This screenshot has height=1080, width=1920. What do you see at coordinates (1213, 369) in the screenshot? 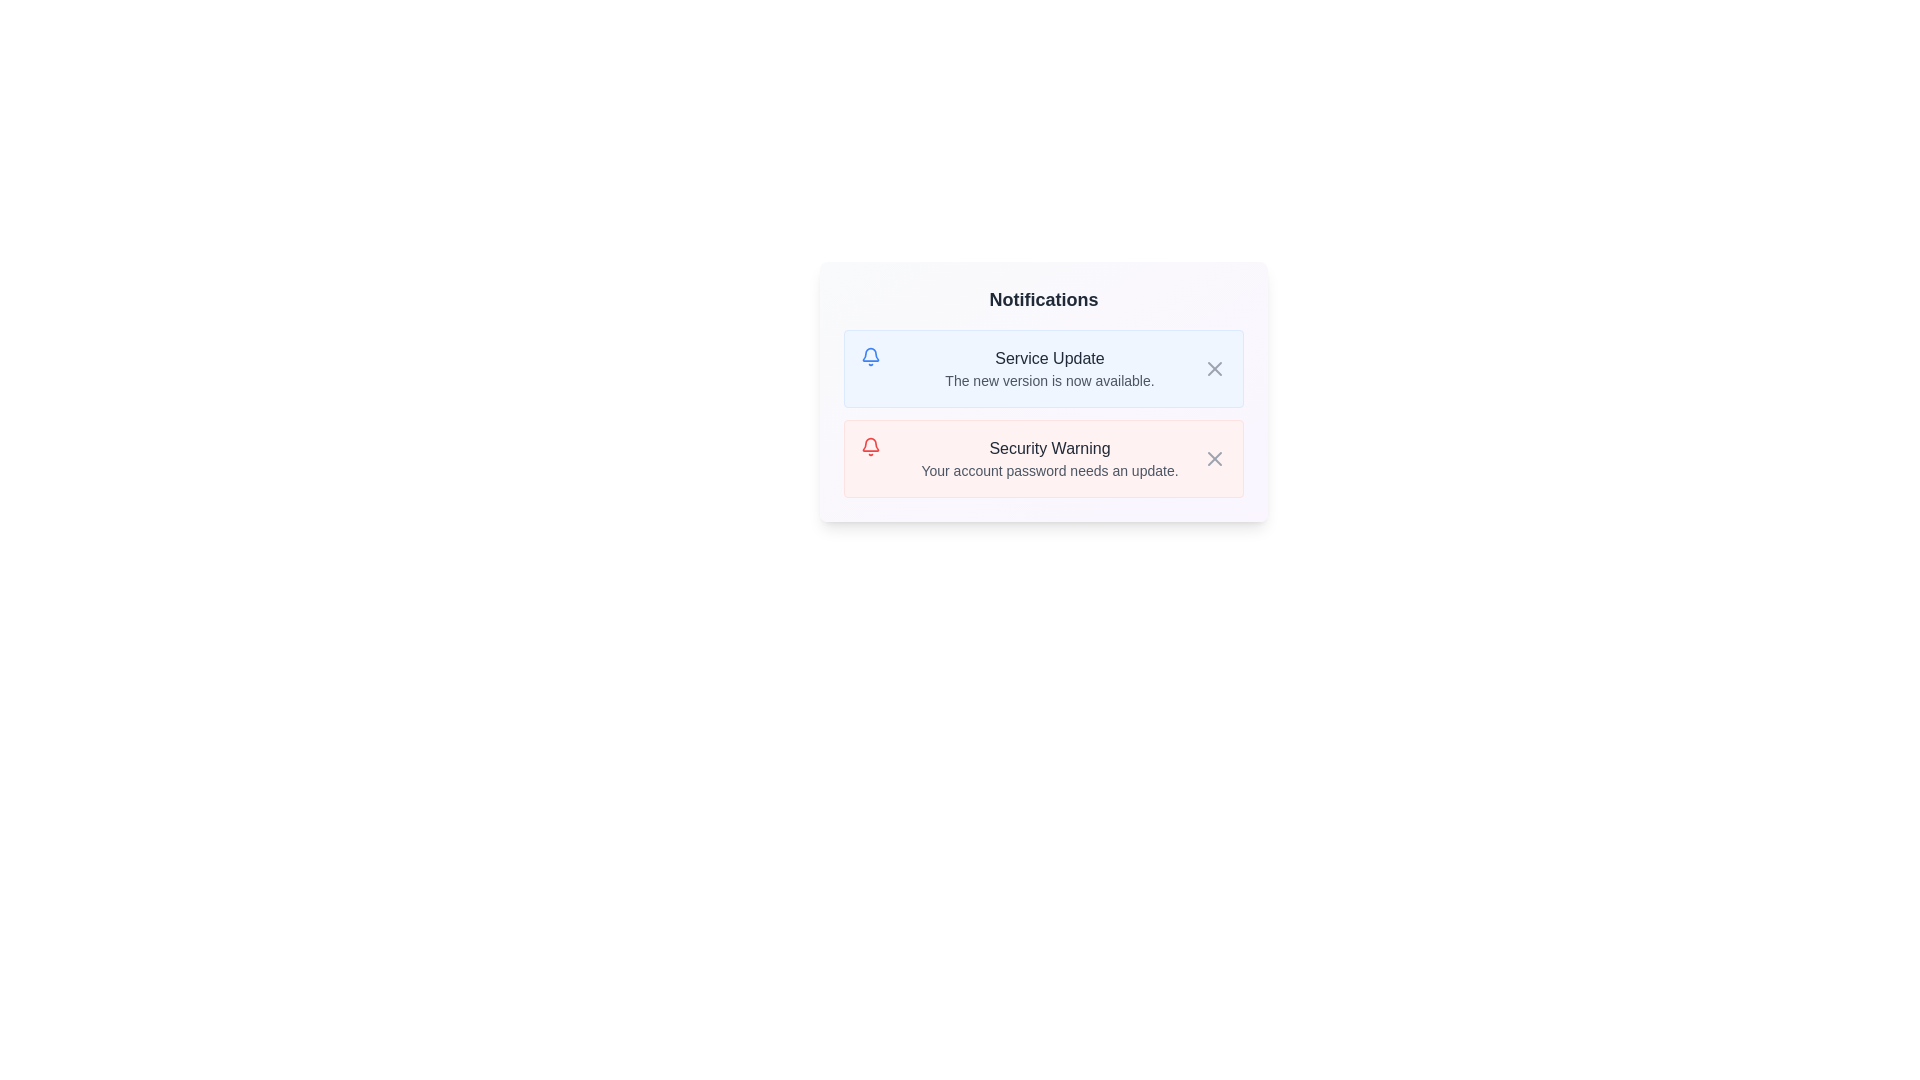
I see `the close button with a gray 'X' icon located in the top-right corner of the 'Service Update' notification box` at bounding box center [1213, 369].